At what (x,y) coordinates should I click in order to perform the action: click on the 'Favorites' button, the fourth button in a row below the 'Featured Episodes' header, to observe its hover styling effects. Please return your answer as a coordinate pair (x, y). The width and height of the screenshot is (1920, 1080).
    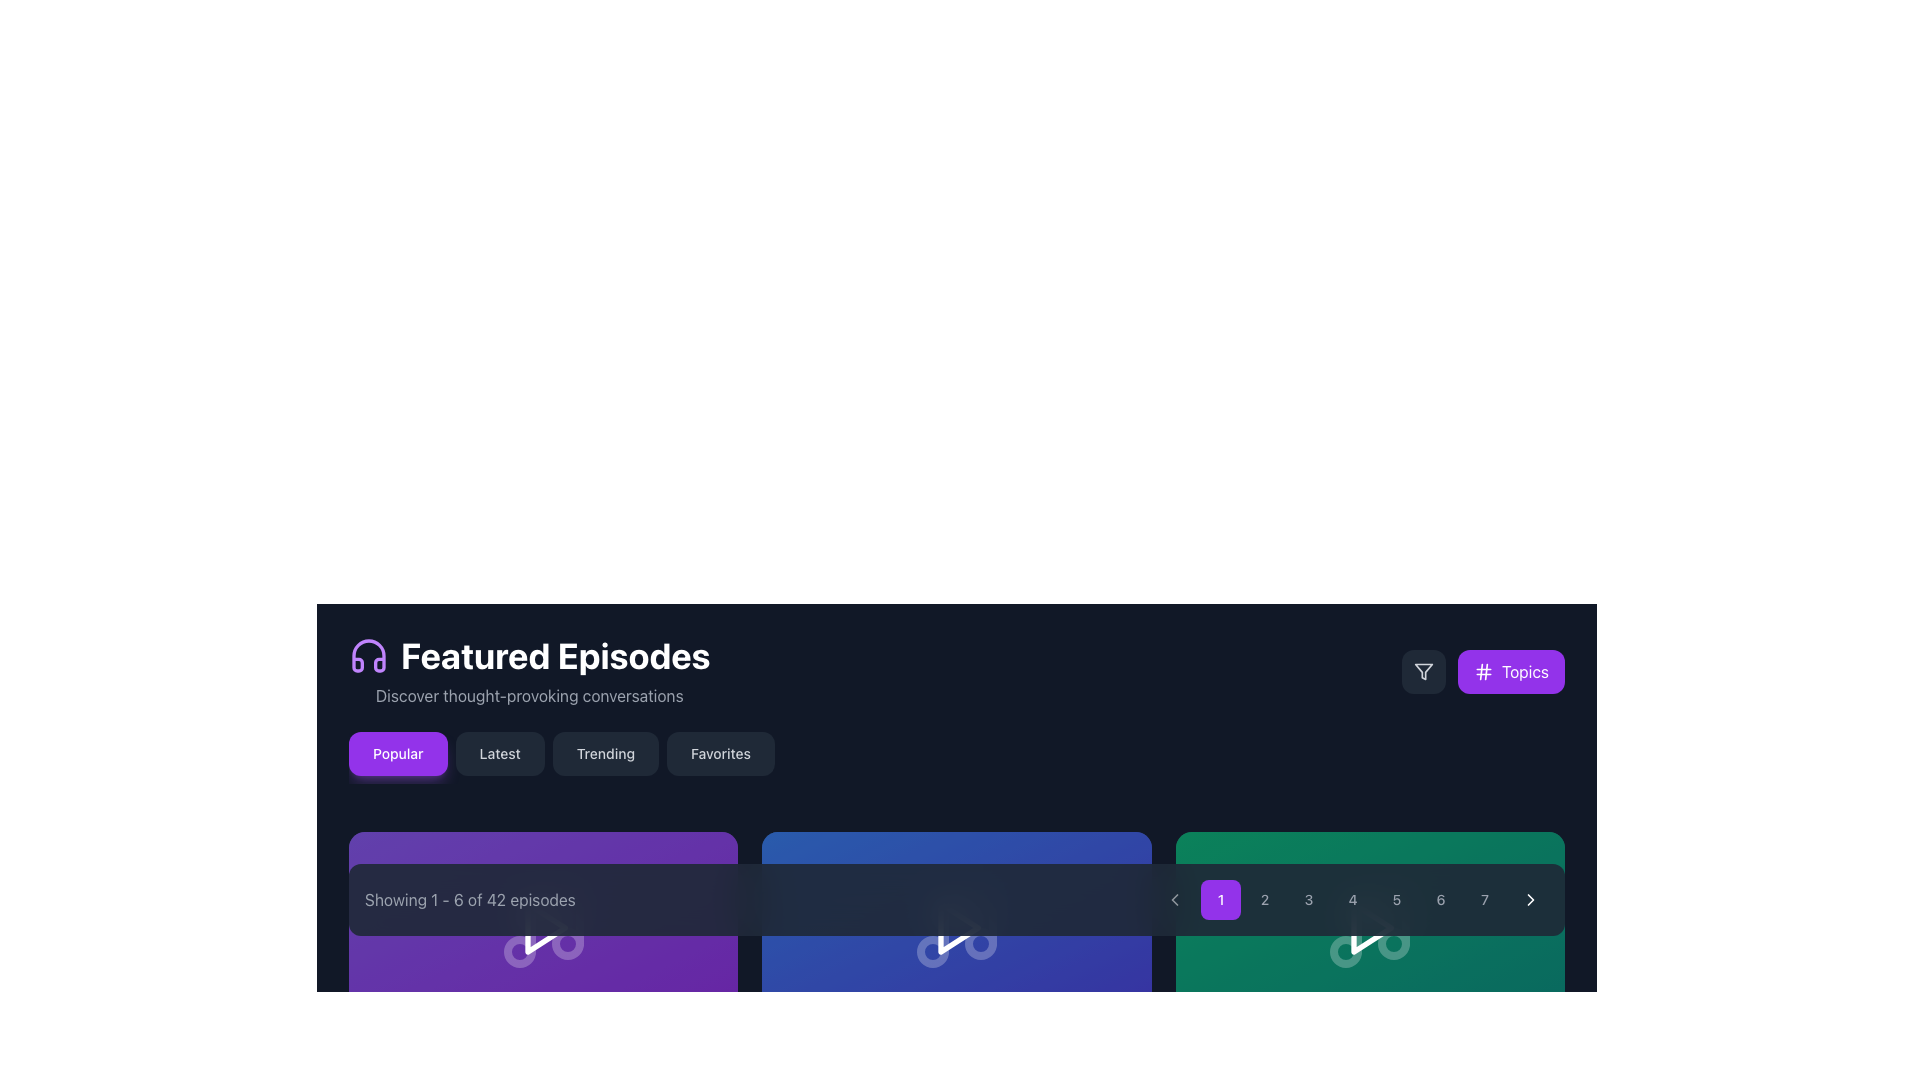
    Looking at the image, I should click on (720, 753).